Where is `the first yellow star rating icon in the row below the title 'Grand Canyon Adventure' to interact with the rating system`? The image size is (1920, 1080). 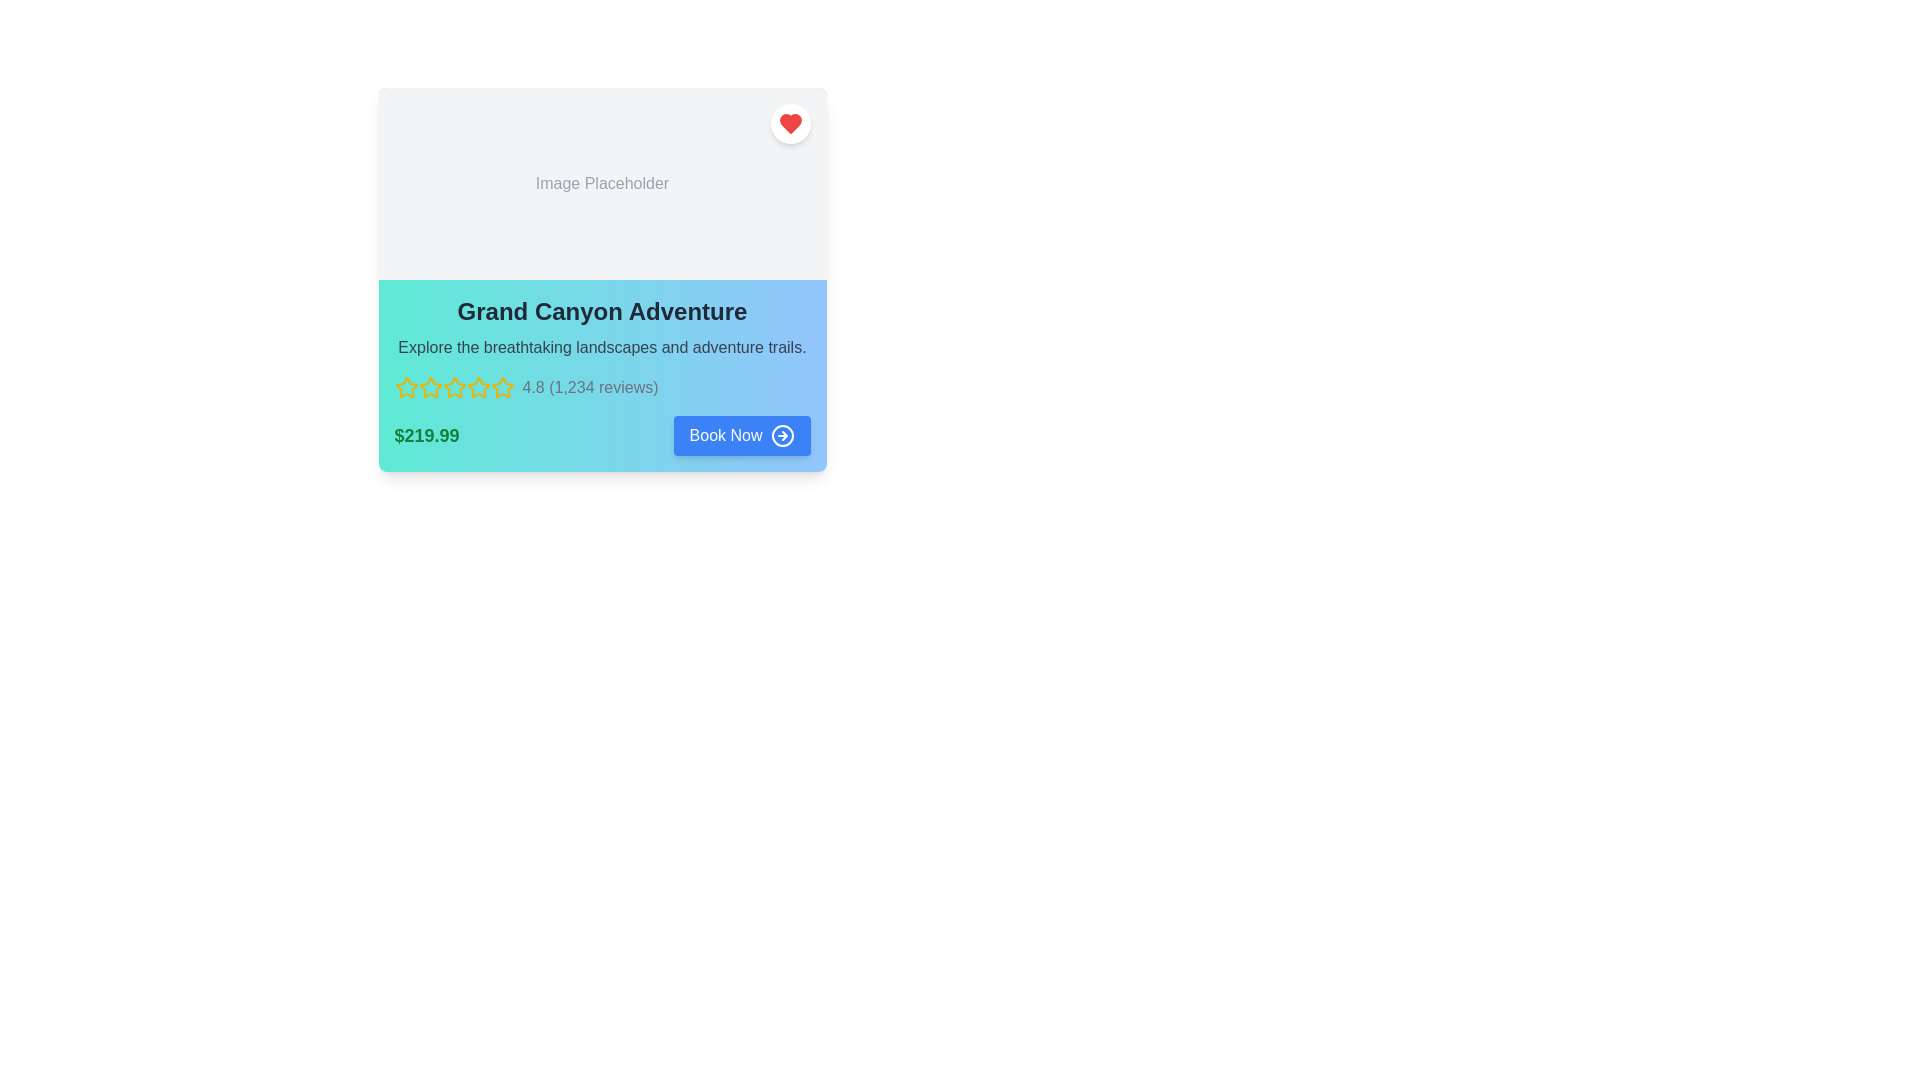
the first yellow star rating icon in the row below the title 'Grand Canyon Adventure' to interact with the rating system is located at coordinates (405, 387).